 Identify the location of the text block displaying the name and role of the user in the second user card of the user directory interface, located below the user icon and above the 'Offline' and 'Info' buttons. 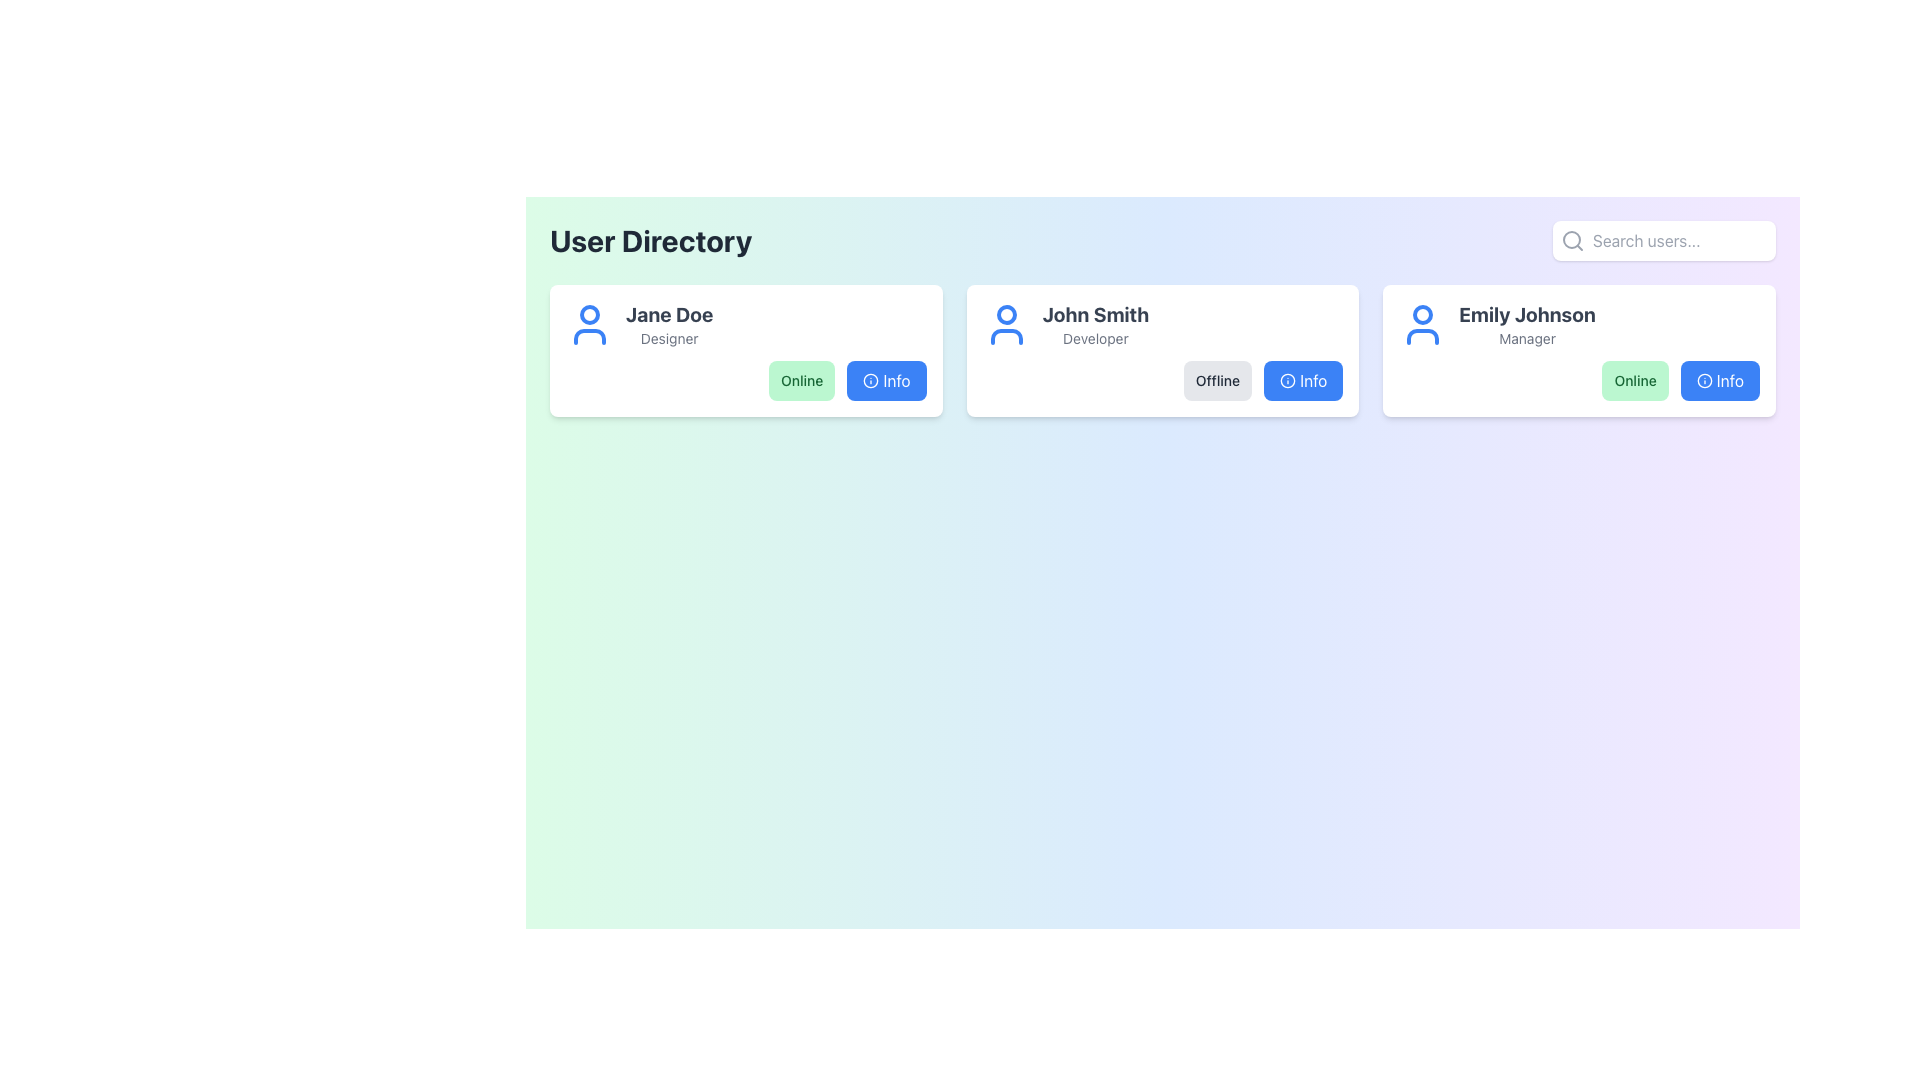
(1094, 323).